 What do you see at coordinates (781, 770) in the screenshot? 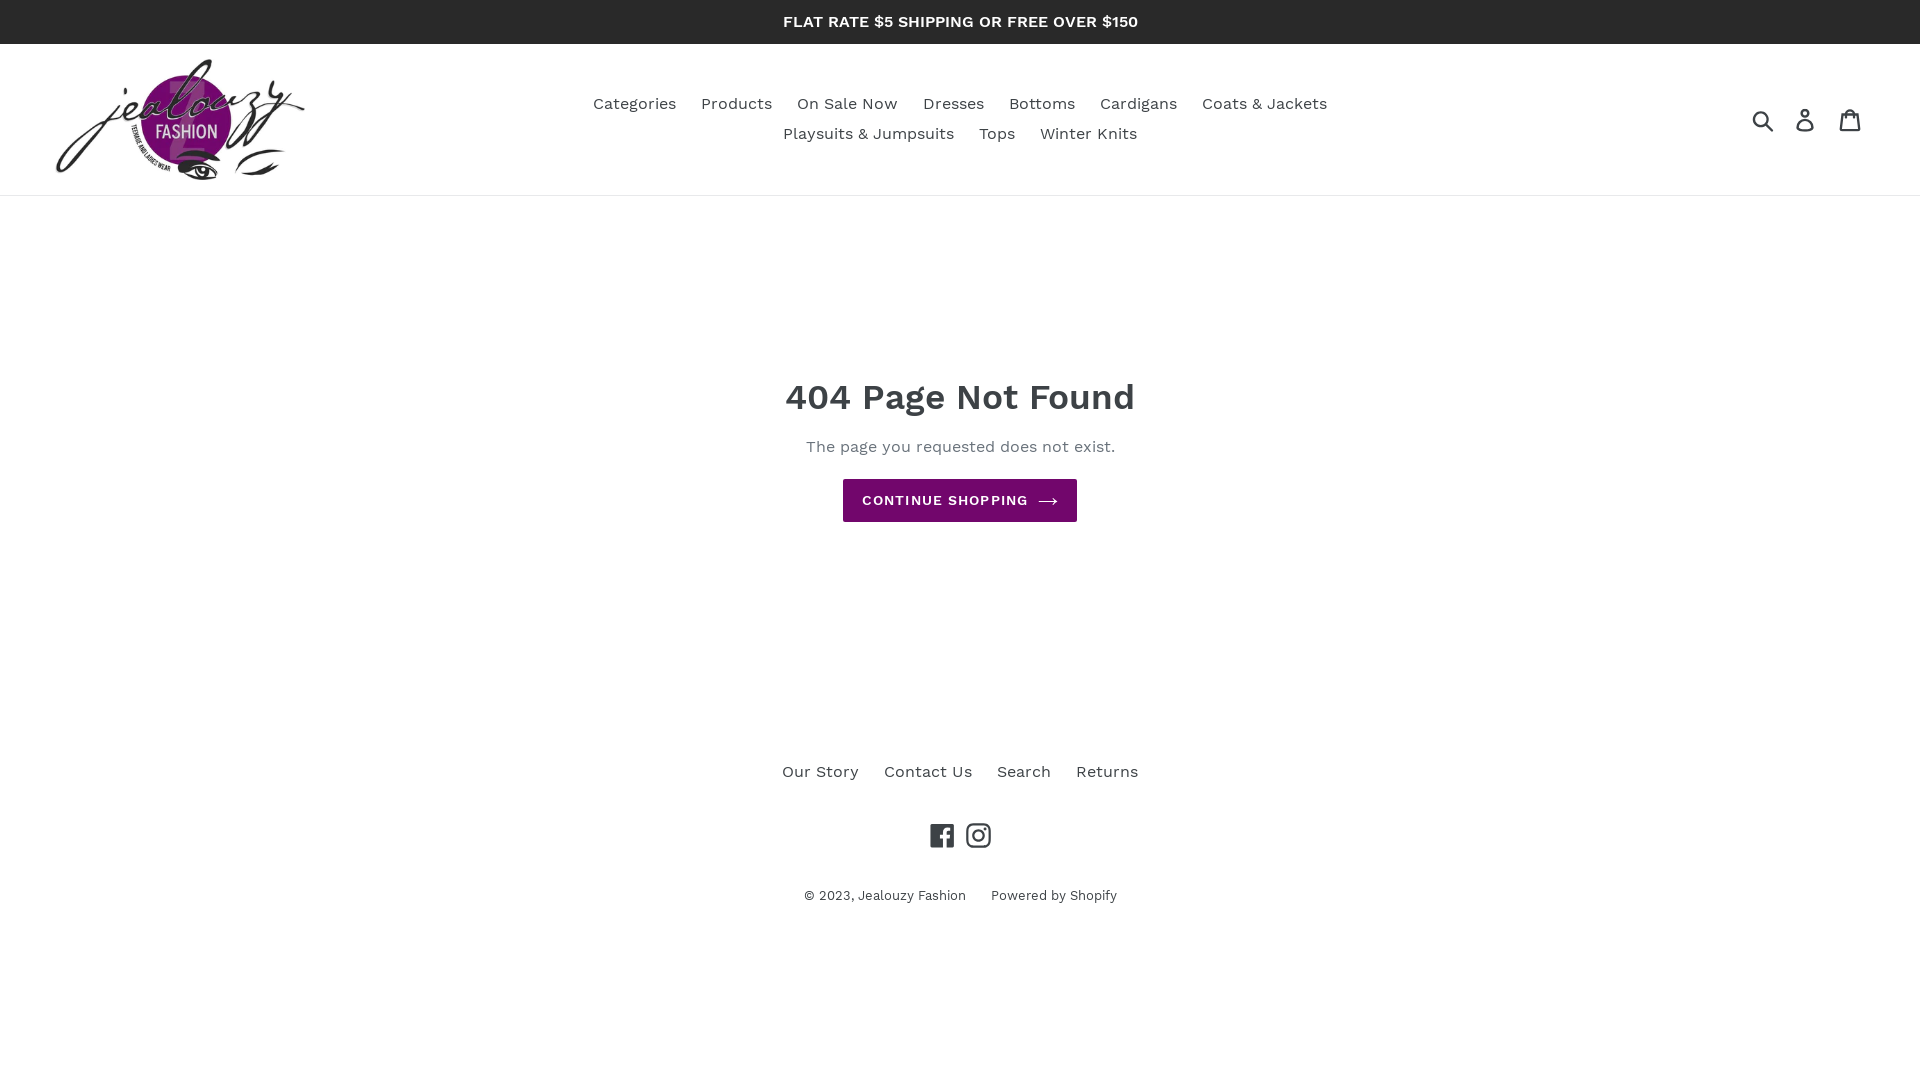
I see `'Our Story'` at bounding box center [781, 770].